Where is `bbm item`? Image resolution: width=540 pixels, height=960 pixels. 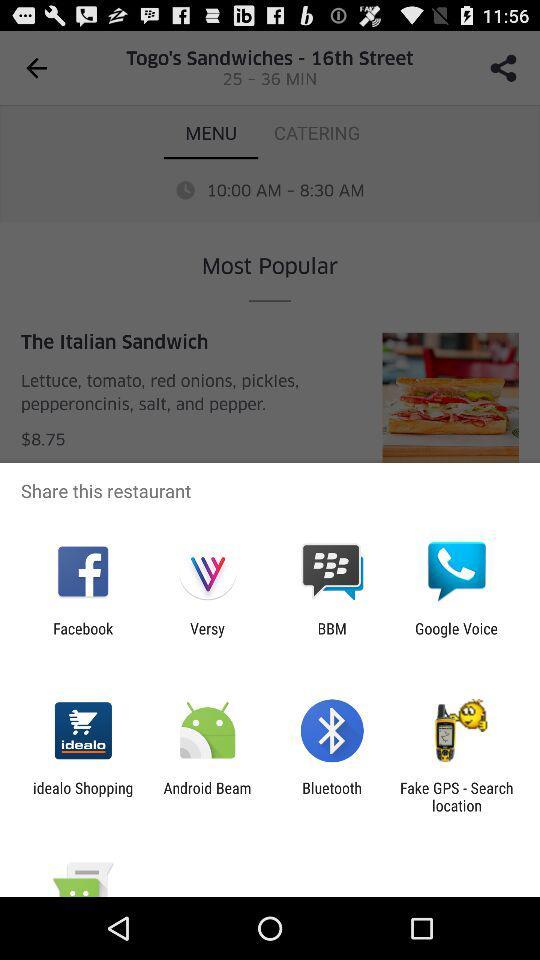 bbm item is located at coordinates (332, 636).